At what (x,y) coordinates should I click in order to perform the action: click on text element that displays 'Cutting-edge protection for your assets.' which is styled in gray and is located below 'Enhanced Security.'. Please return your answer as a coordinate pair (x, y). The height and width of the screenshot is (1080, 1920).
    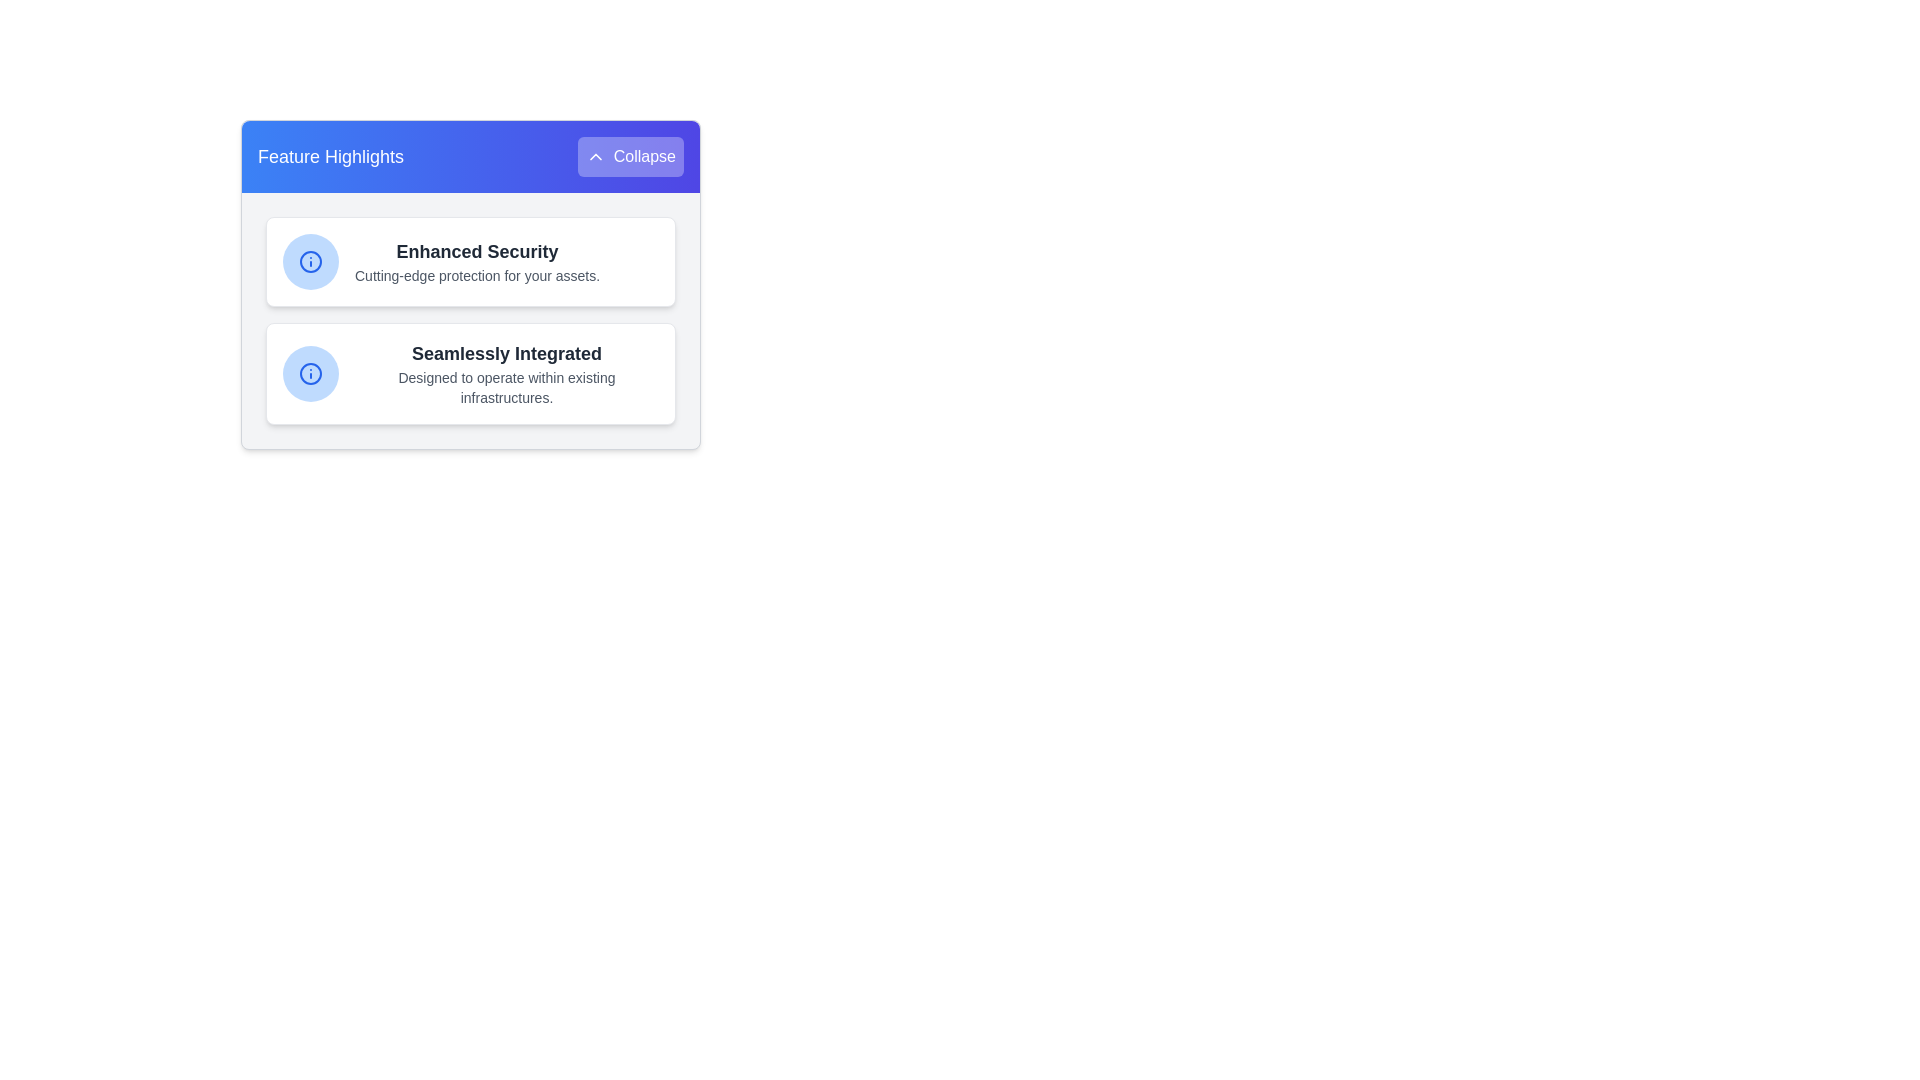
    Looking at the image, I should click on (476, 276).